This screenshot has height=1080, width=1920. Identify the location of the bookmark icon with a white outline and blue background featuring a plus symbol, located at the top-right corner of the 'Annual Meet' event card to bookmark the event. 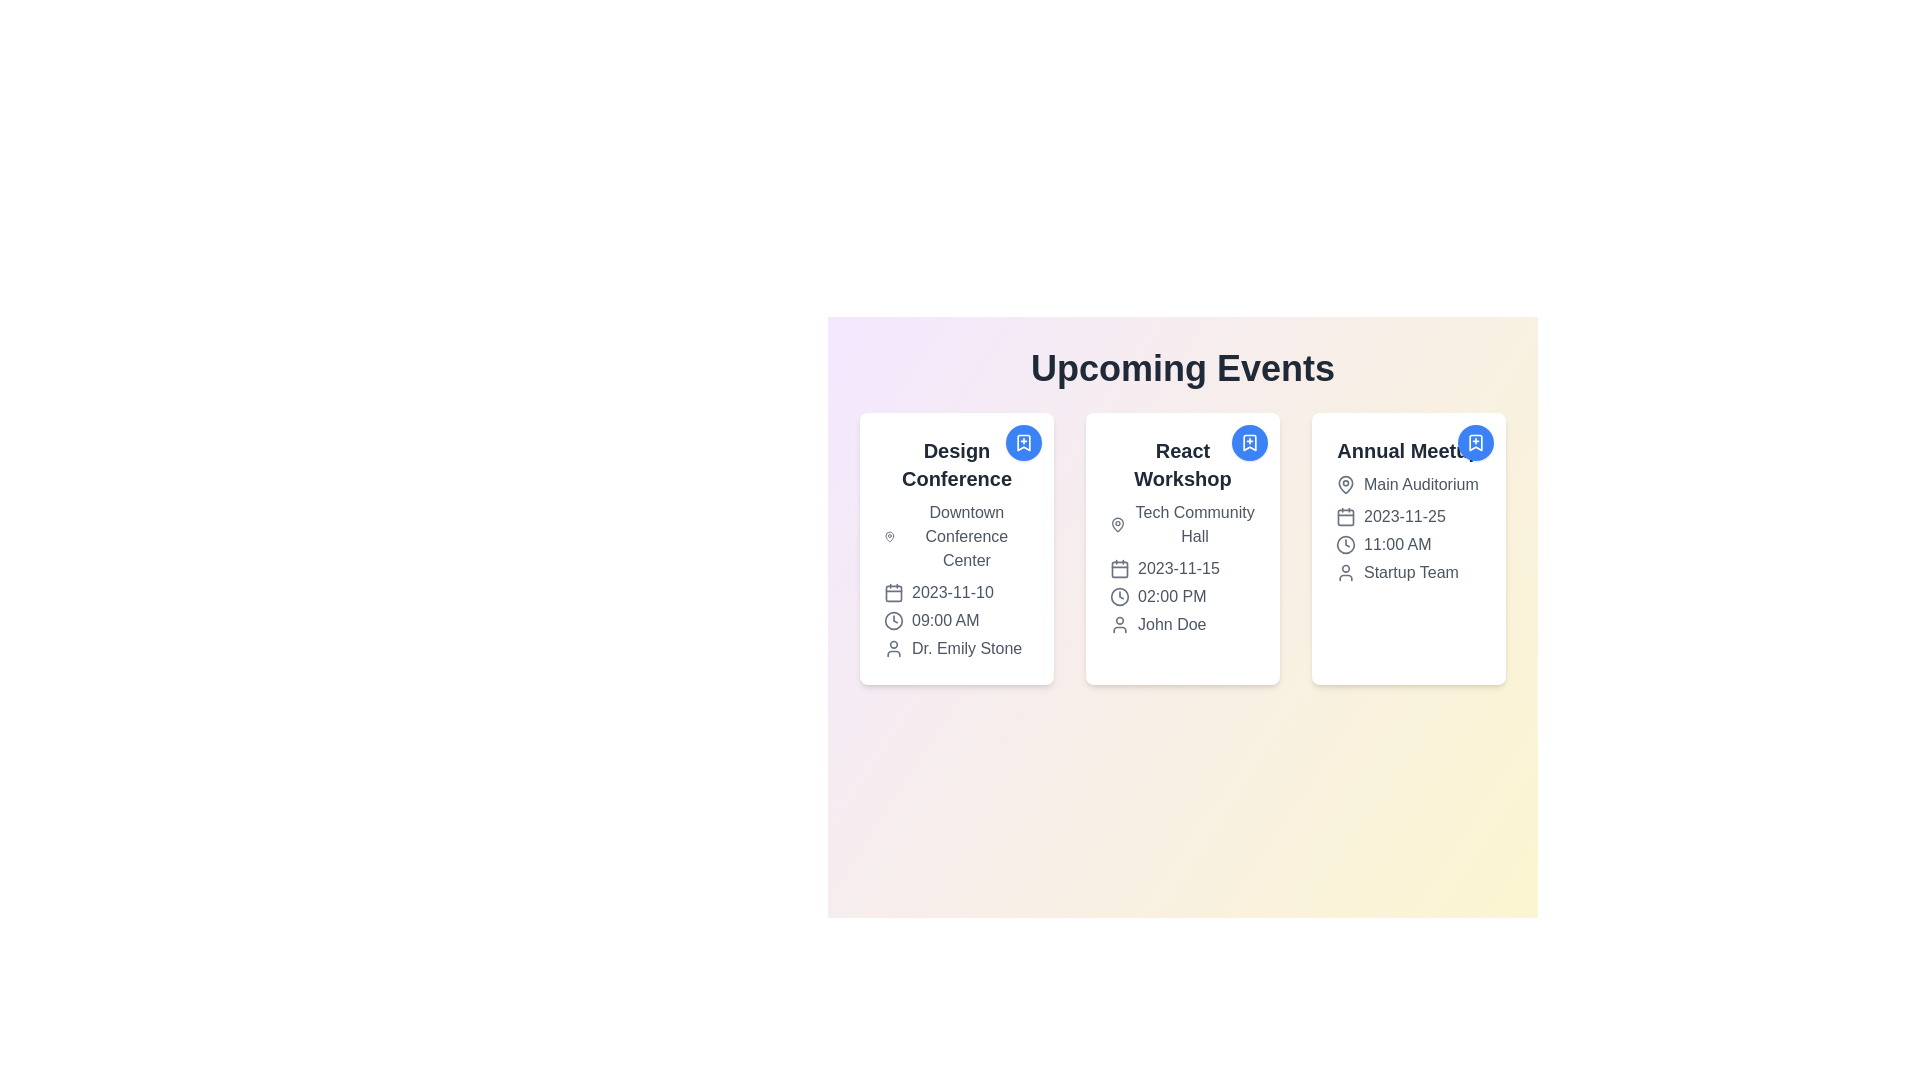
(1476, 442).